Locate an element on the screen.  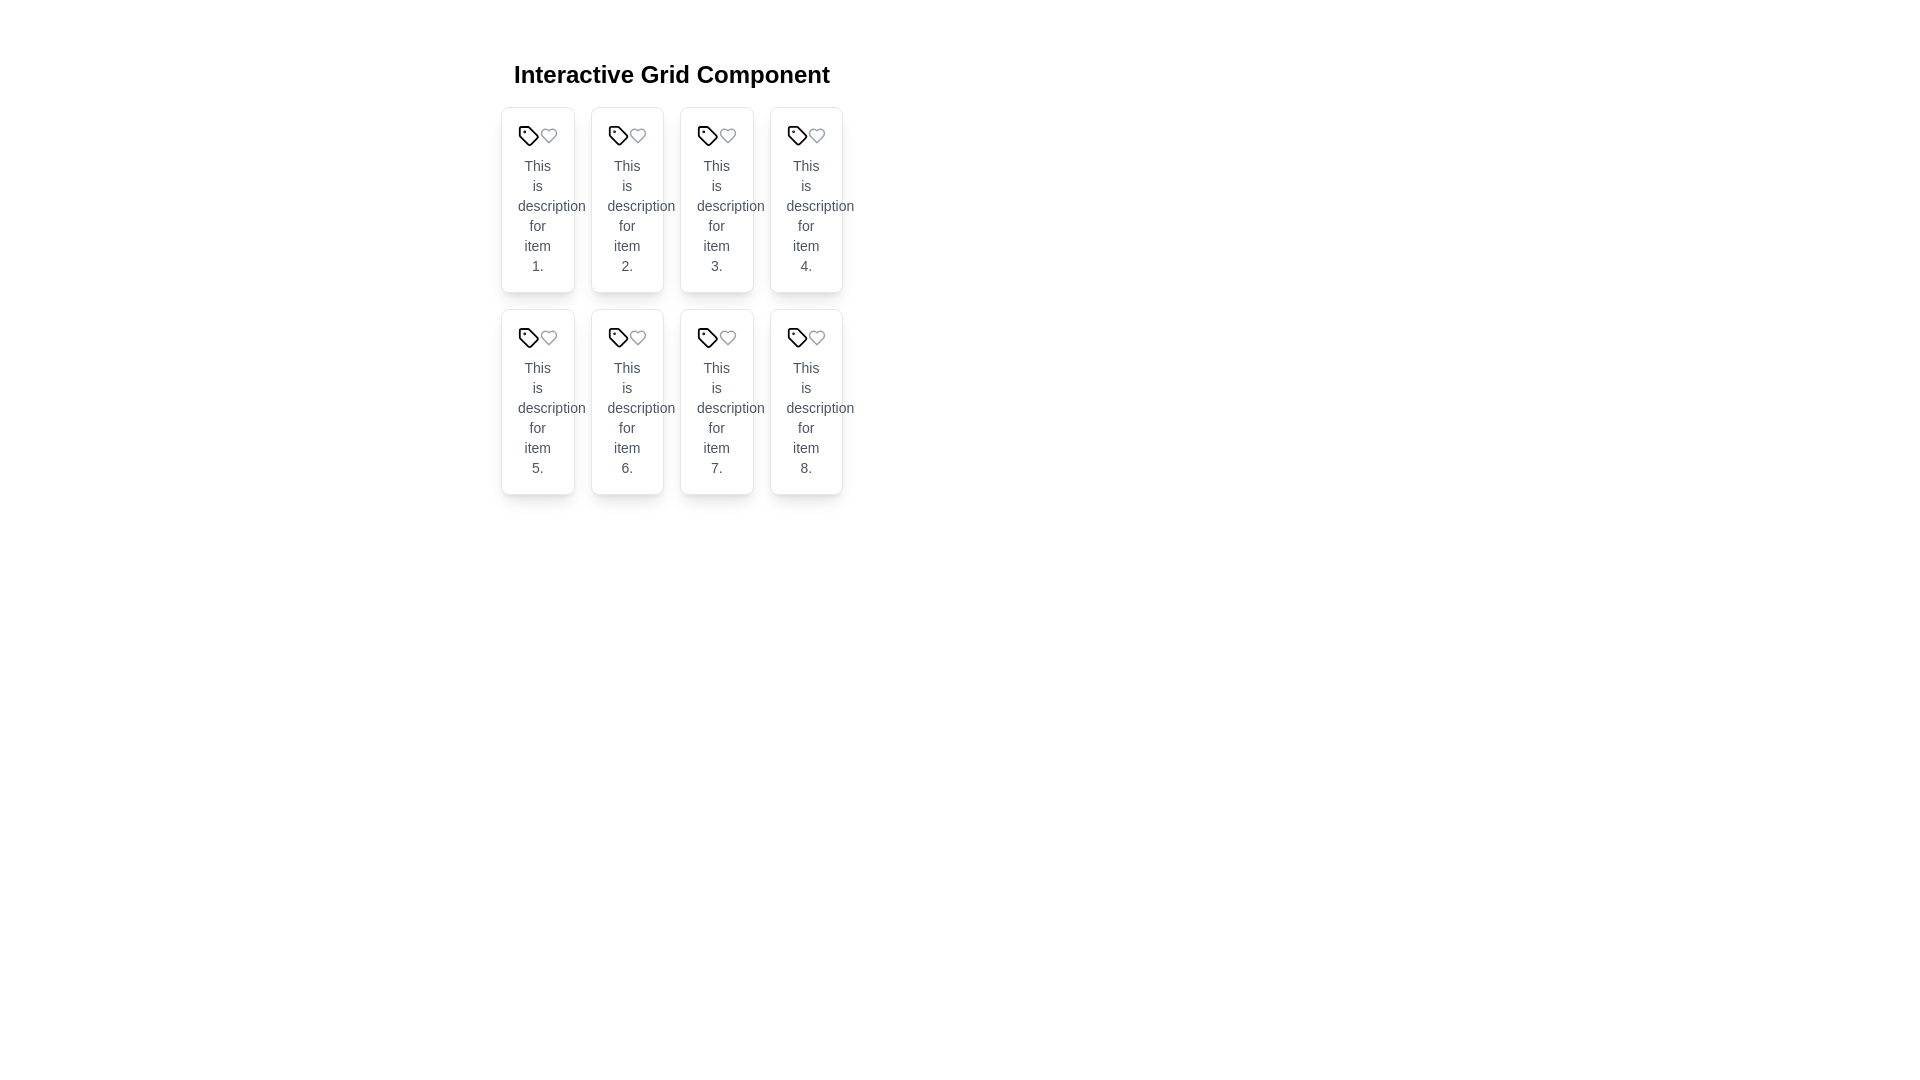
the tag icon in the bottom right corner of the 'Interactive Grid Component', which is part of the card associated with 'This is description for item 8.' is located at coordinates (796, 337).